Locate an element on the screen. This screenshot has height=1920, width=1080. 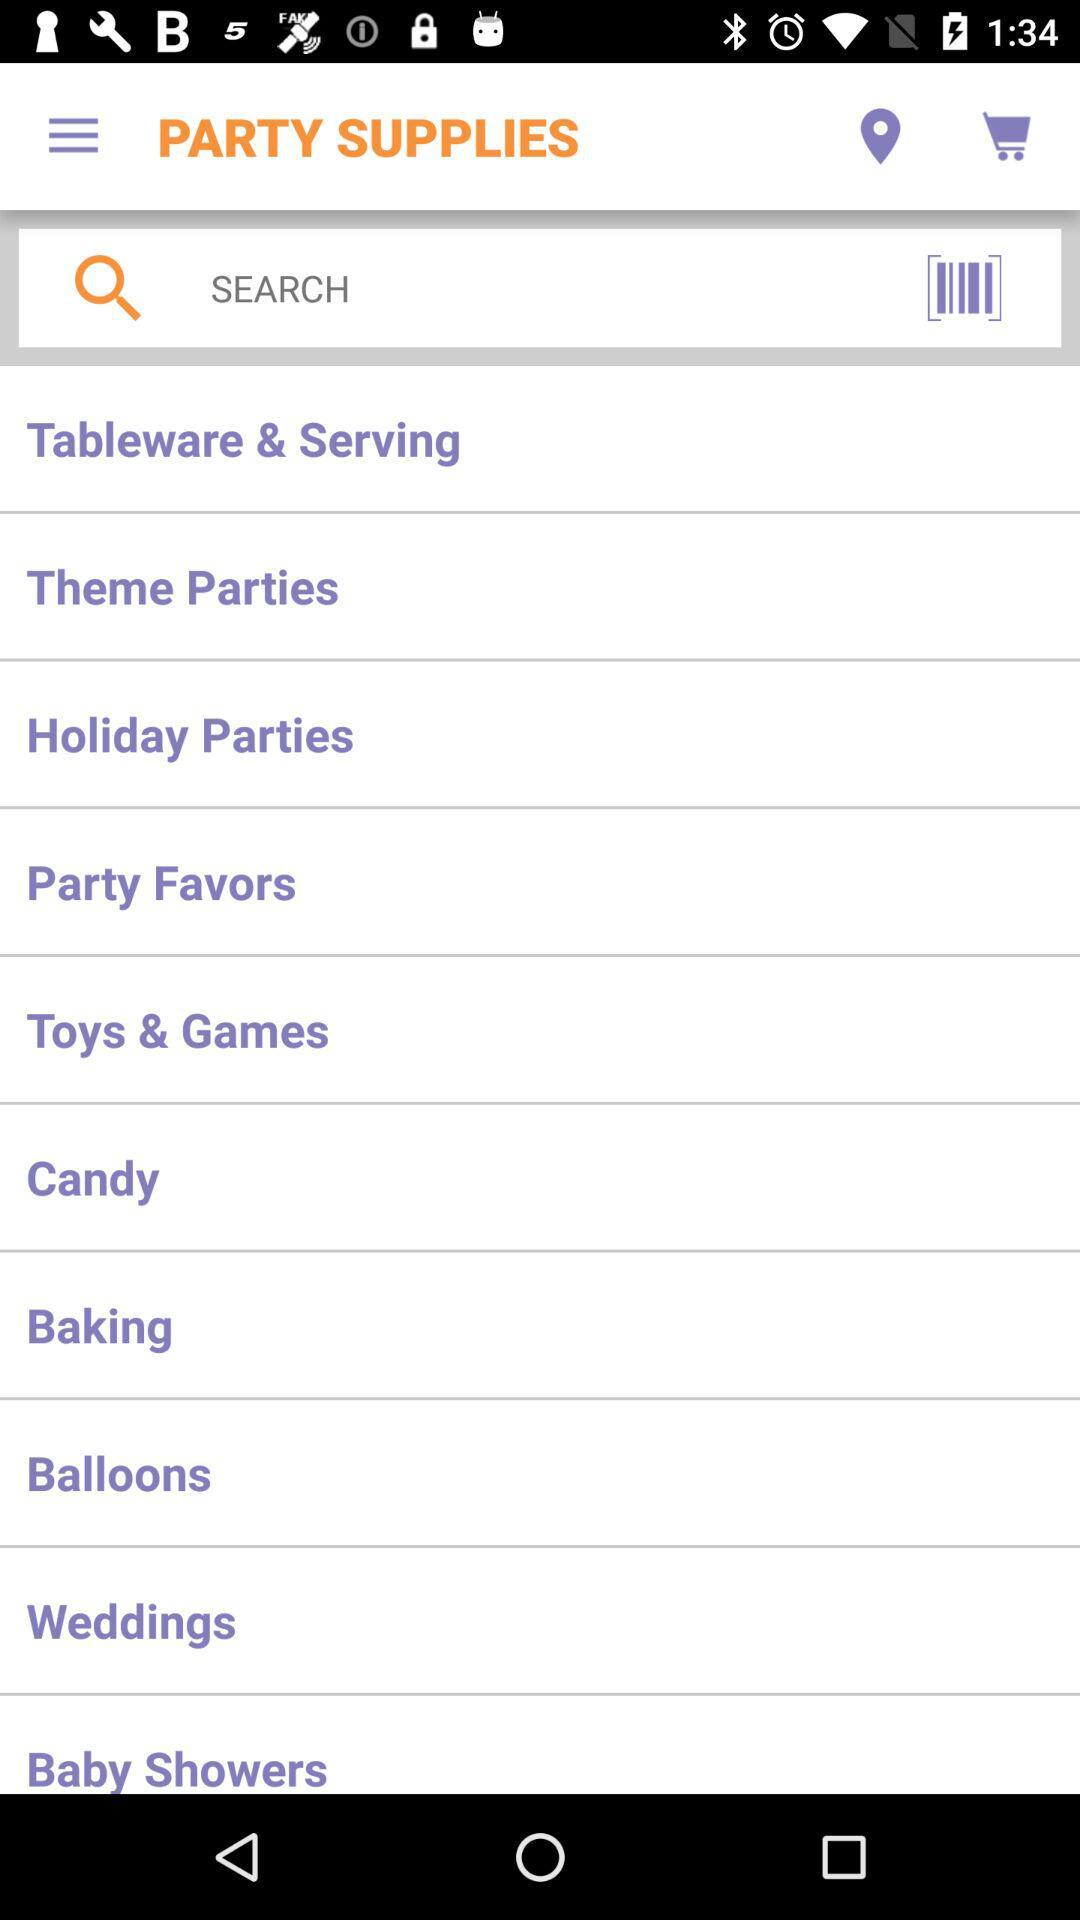
item above party favors item is located at coordinates (540, 732).